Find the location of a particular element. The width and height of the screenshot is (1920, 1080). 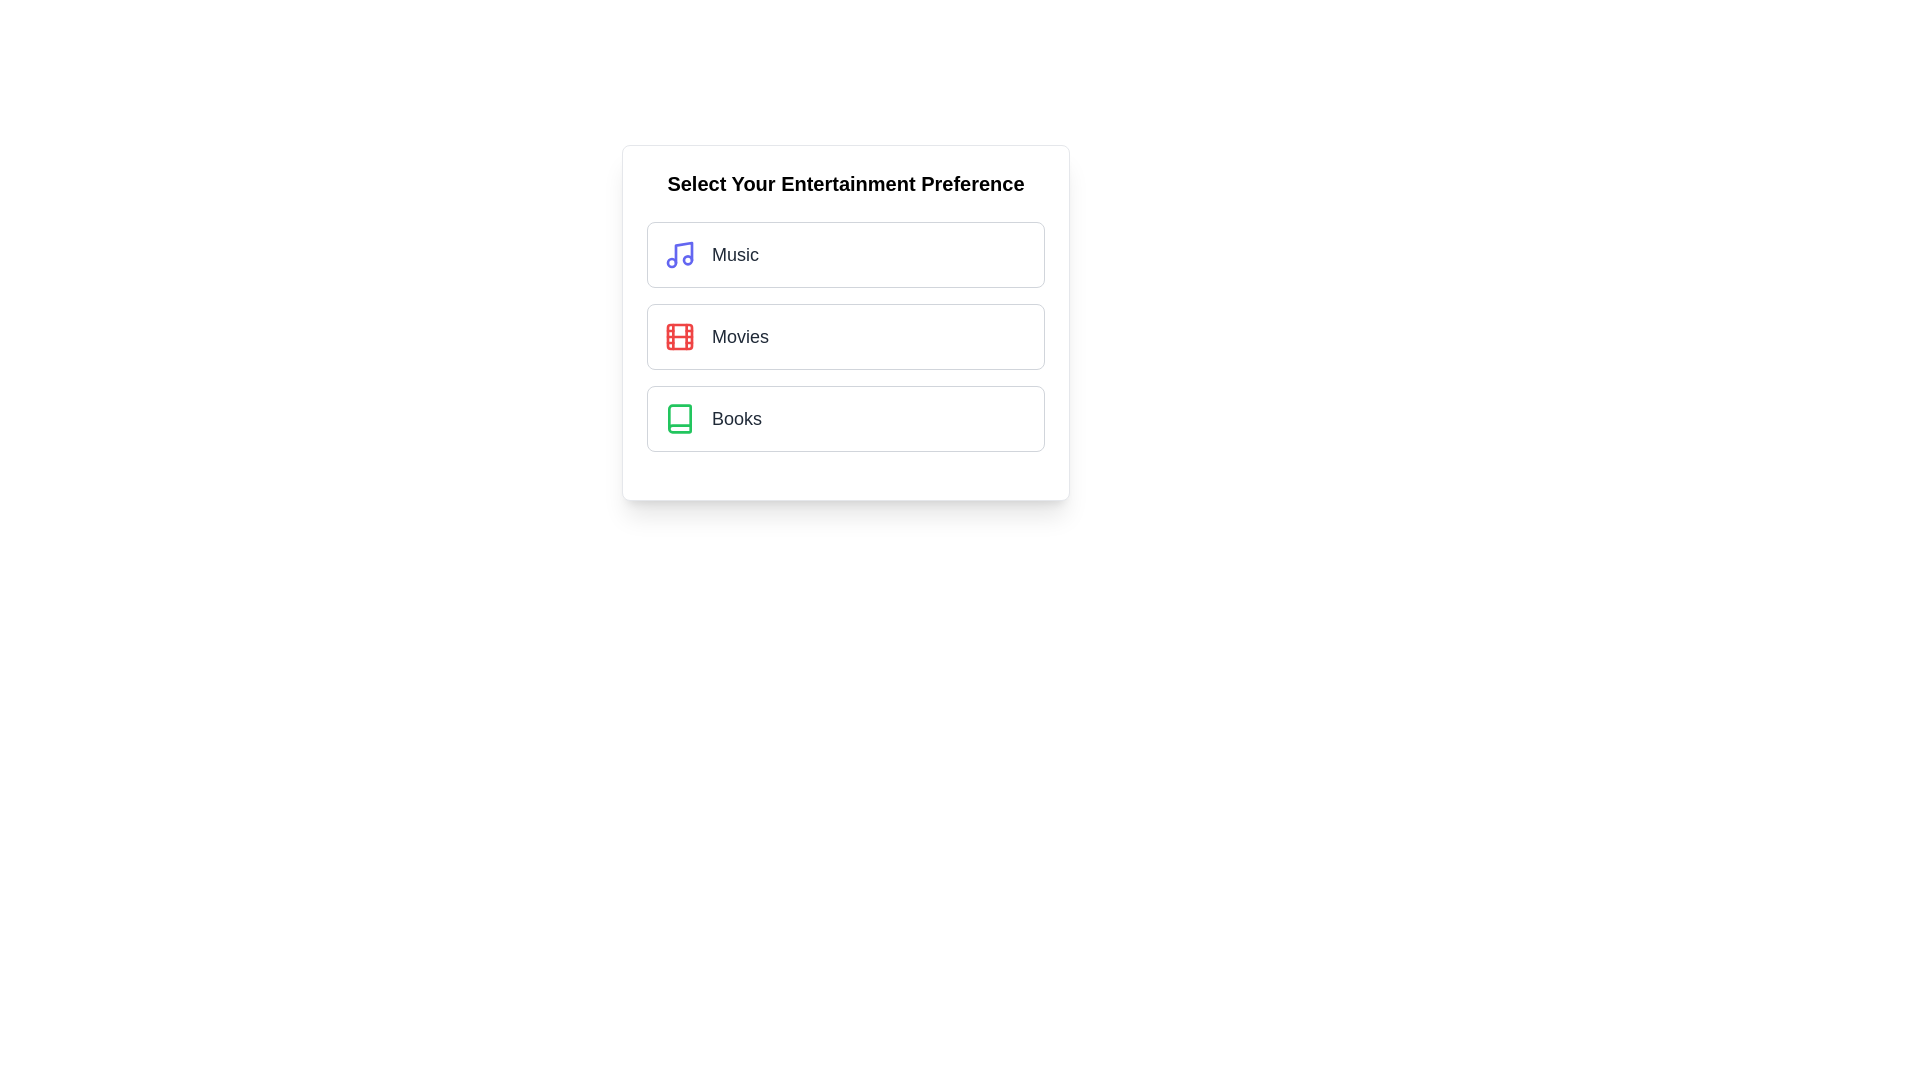

text of the 'Movies' label, which is positioned in the second row of options, next to a red movie-themed icon is located at coordinates (739, 335).